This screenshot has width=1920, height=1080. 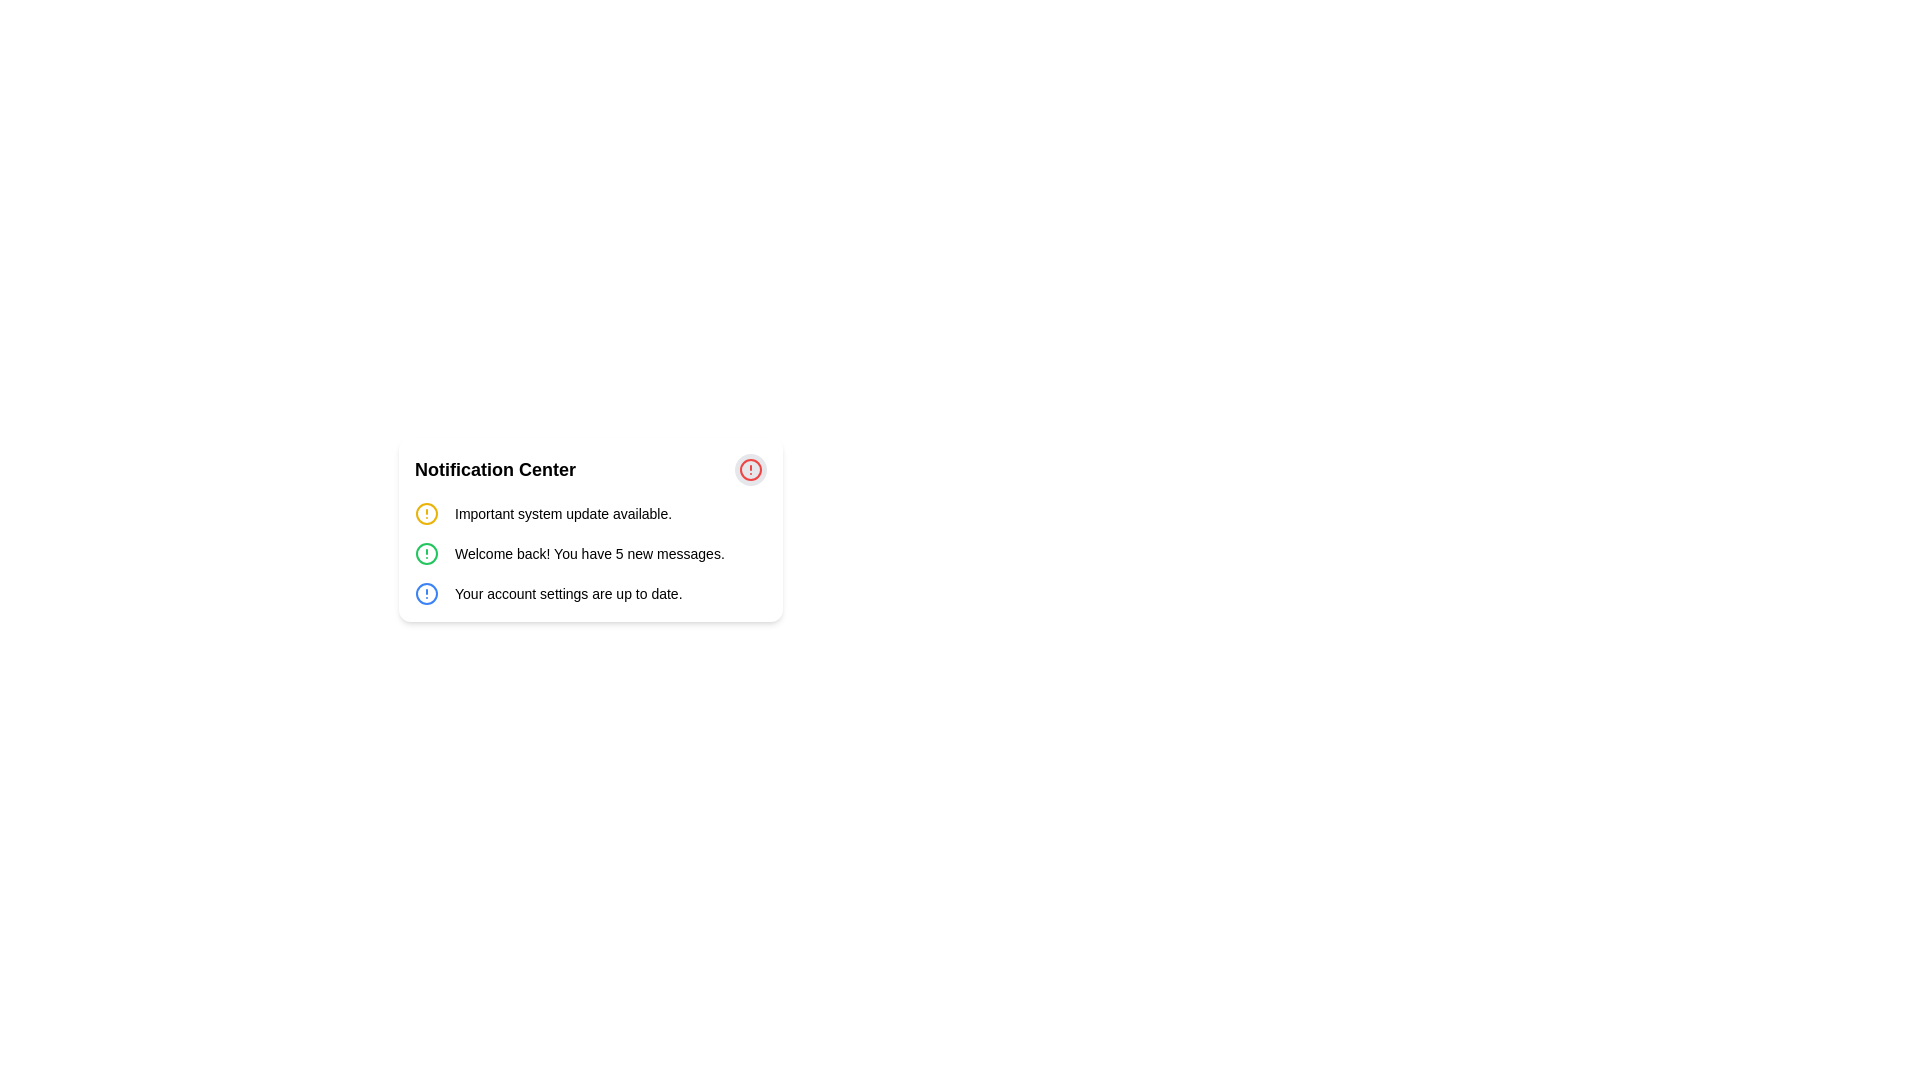 What do you see at coordinates (589, 593) in the screenshot?
I see `the notification that states 'Your account settings are up to date.' This notification is the third item in a stacked list and has an information icon with a blue circle and an exclamation mark` at bounding box center [589, 593].